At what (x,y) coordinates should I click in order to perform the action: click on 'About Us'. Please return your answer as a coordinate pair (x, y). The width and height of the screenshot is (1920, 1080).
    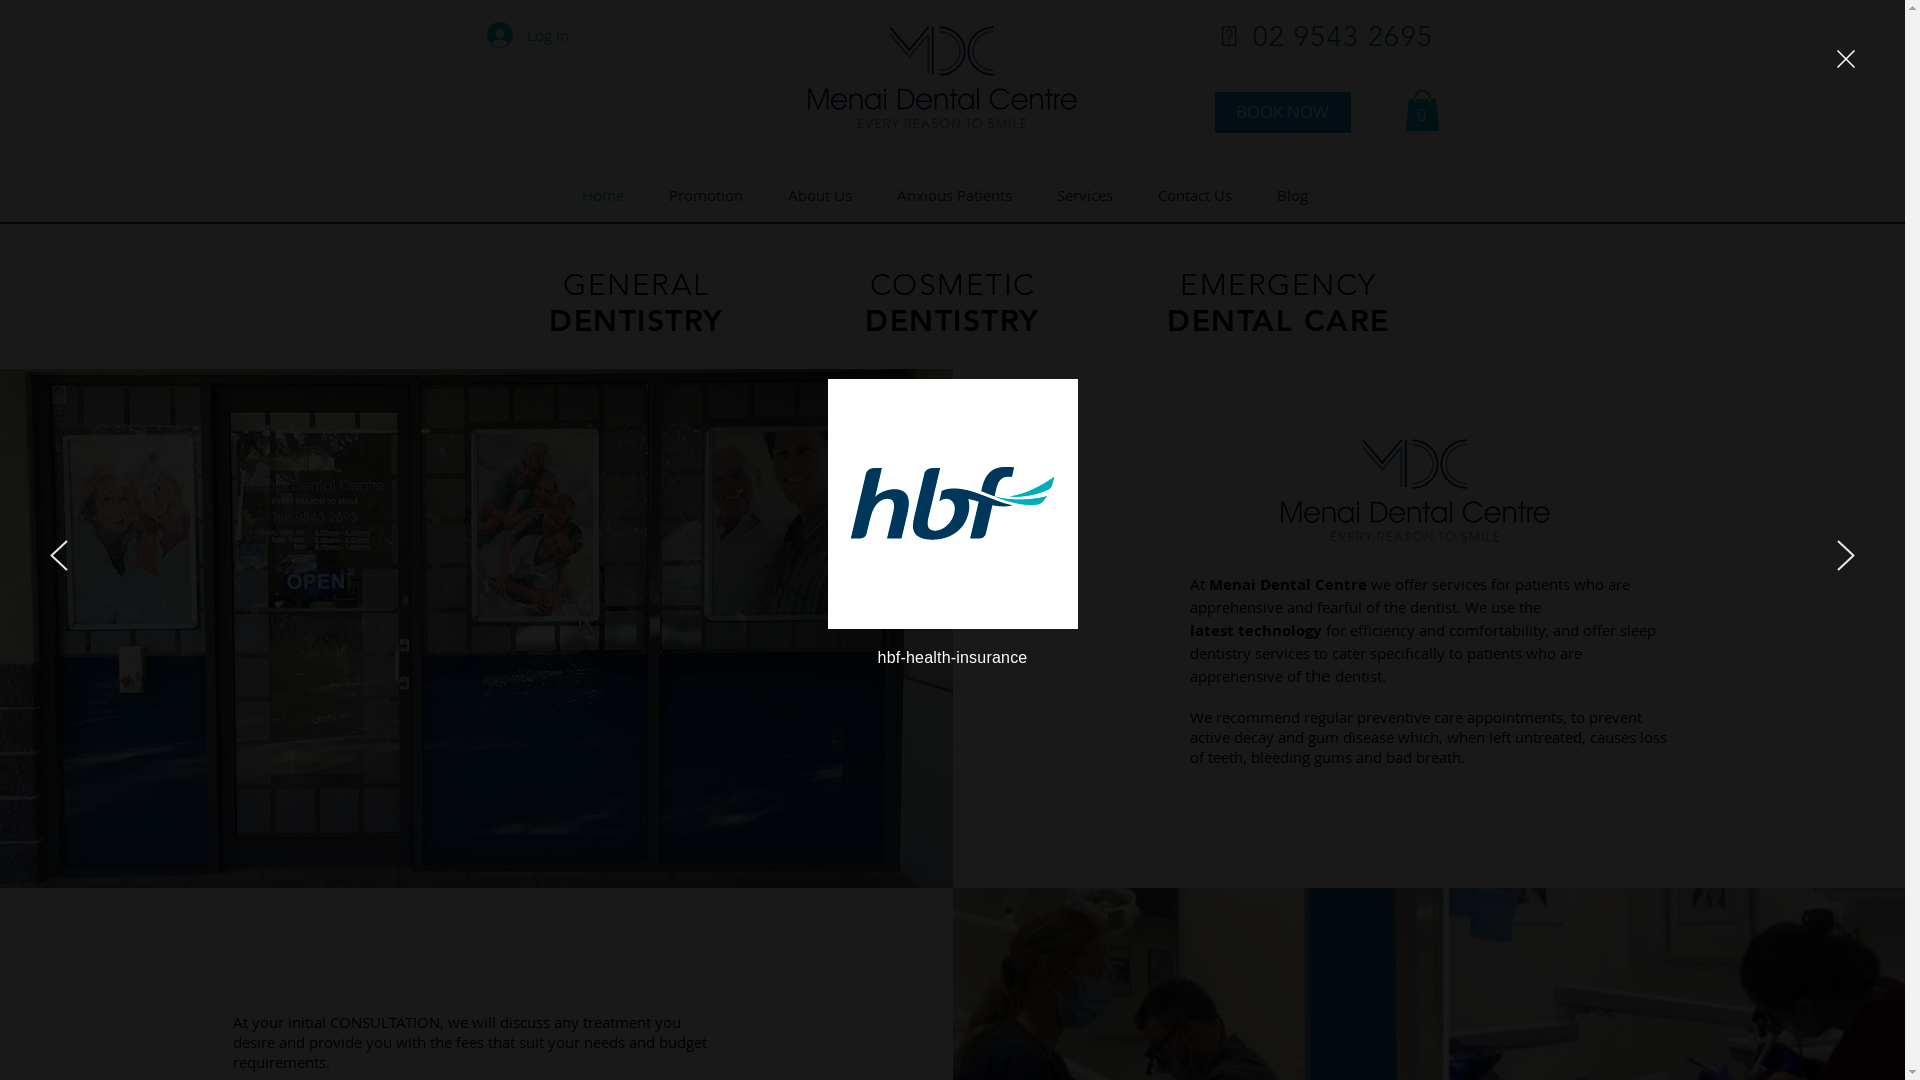
    Looking at the image, I should click on (826, 194).